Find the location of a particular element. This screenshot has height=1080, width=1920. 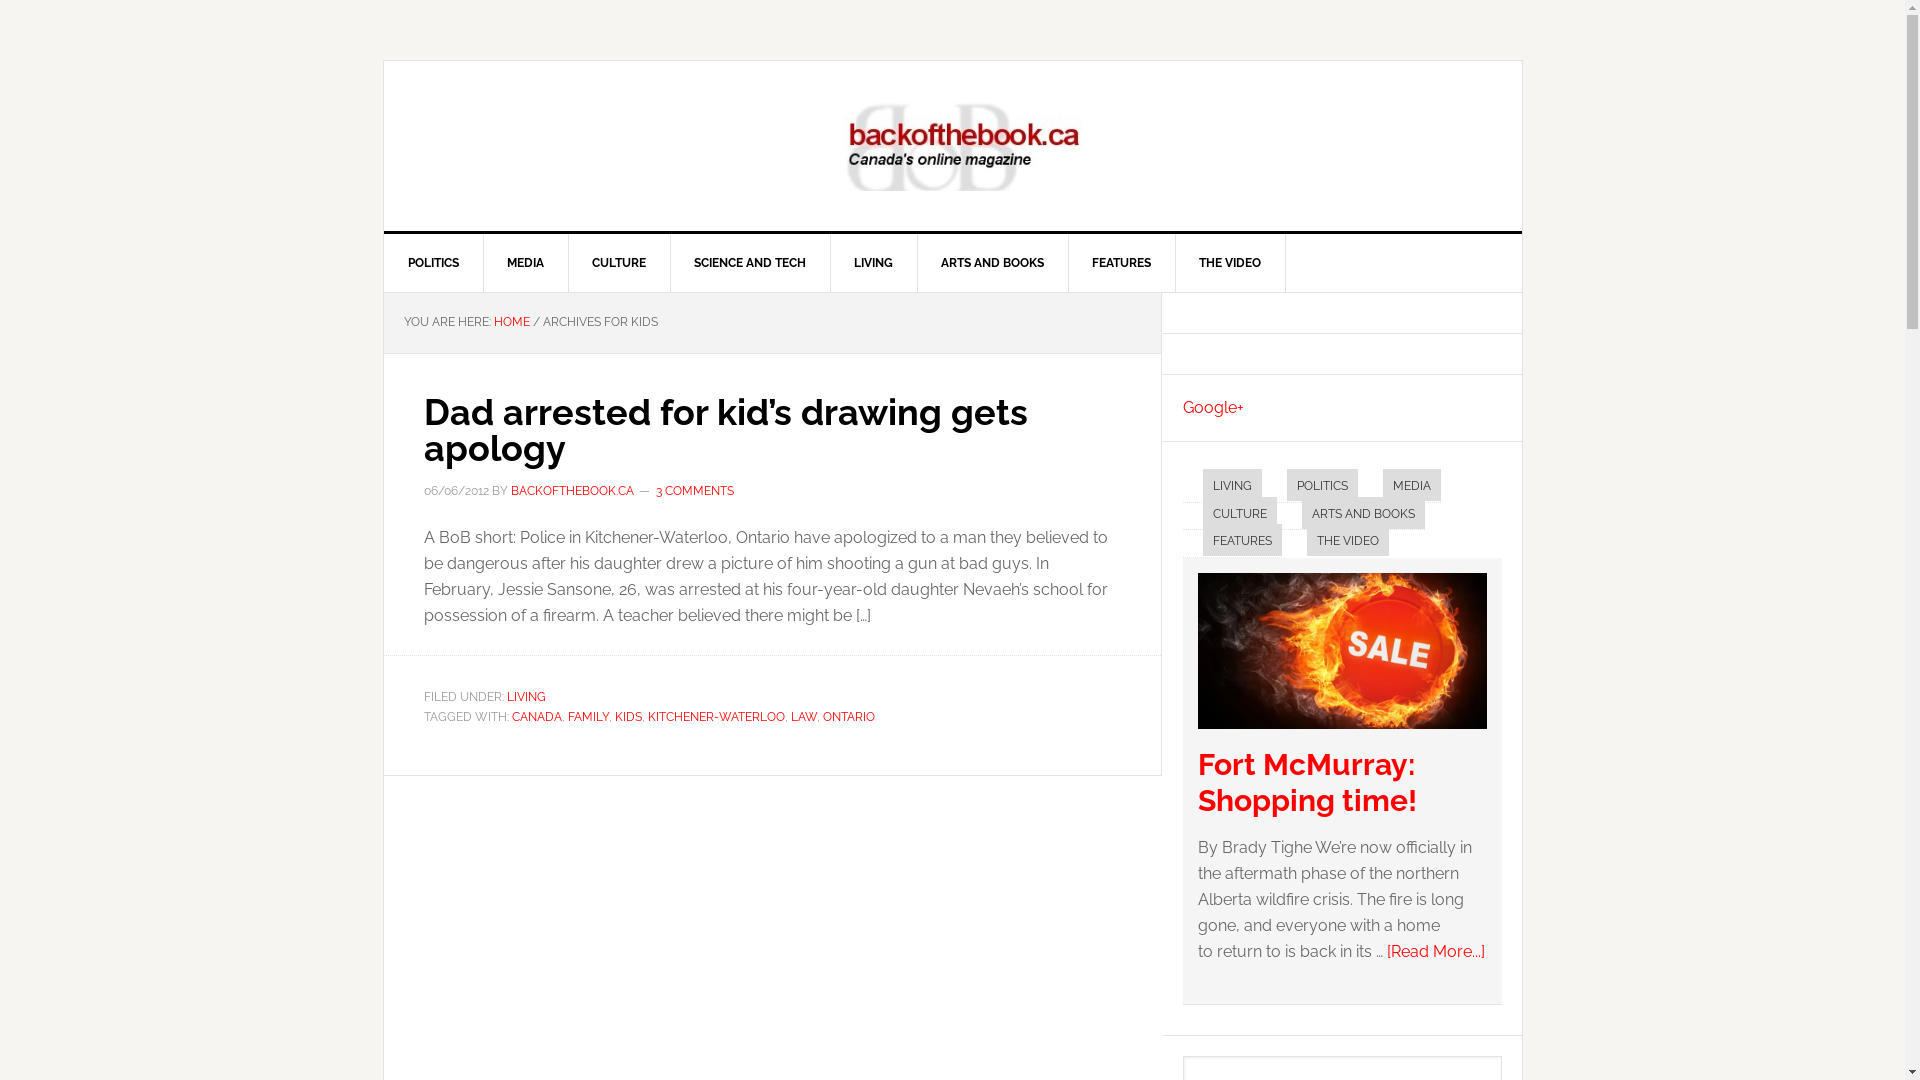

'3 COMMENTS' is located at coordinates (695, 490).